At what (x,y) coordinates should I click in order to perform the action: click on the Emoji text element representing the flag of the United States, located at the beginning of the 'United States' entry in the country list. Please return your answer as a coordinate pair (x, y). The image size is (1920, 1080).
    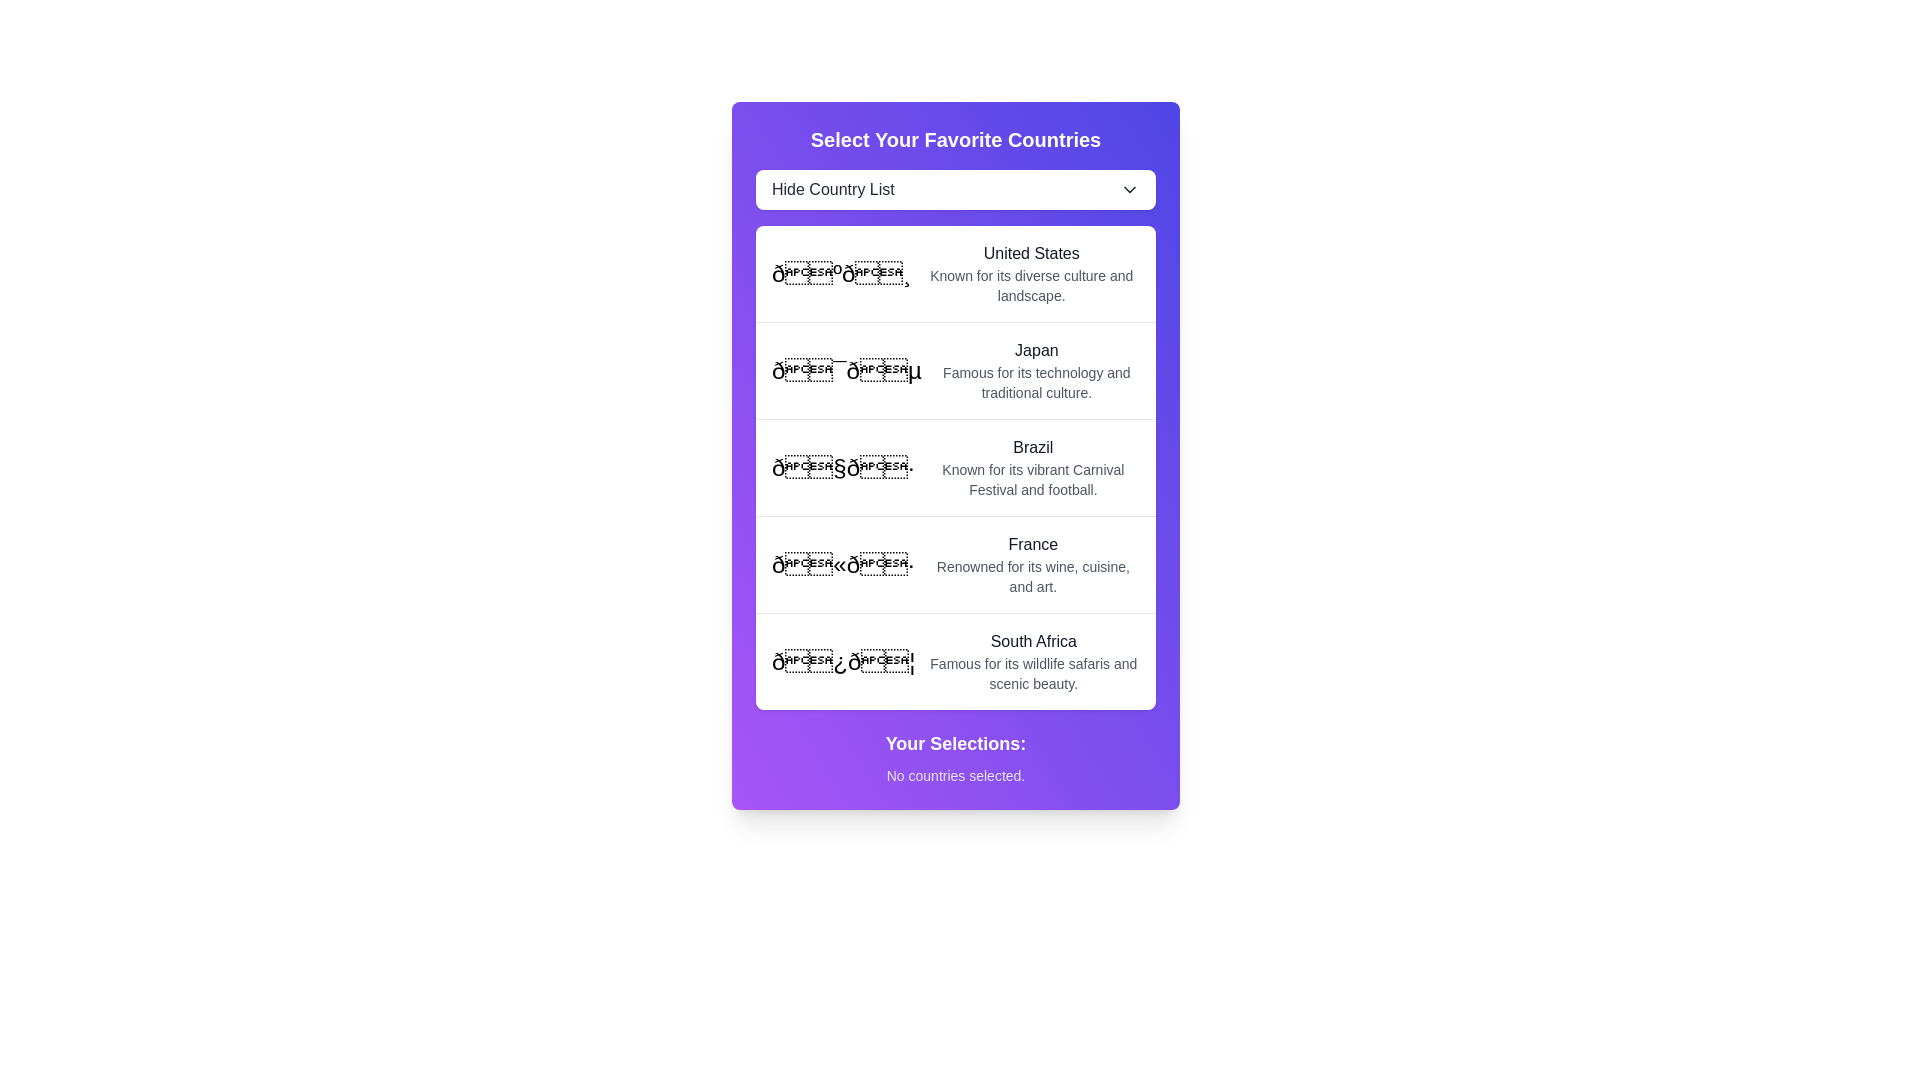
    Looking at the image, I should click on (841, 273).